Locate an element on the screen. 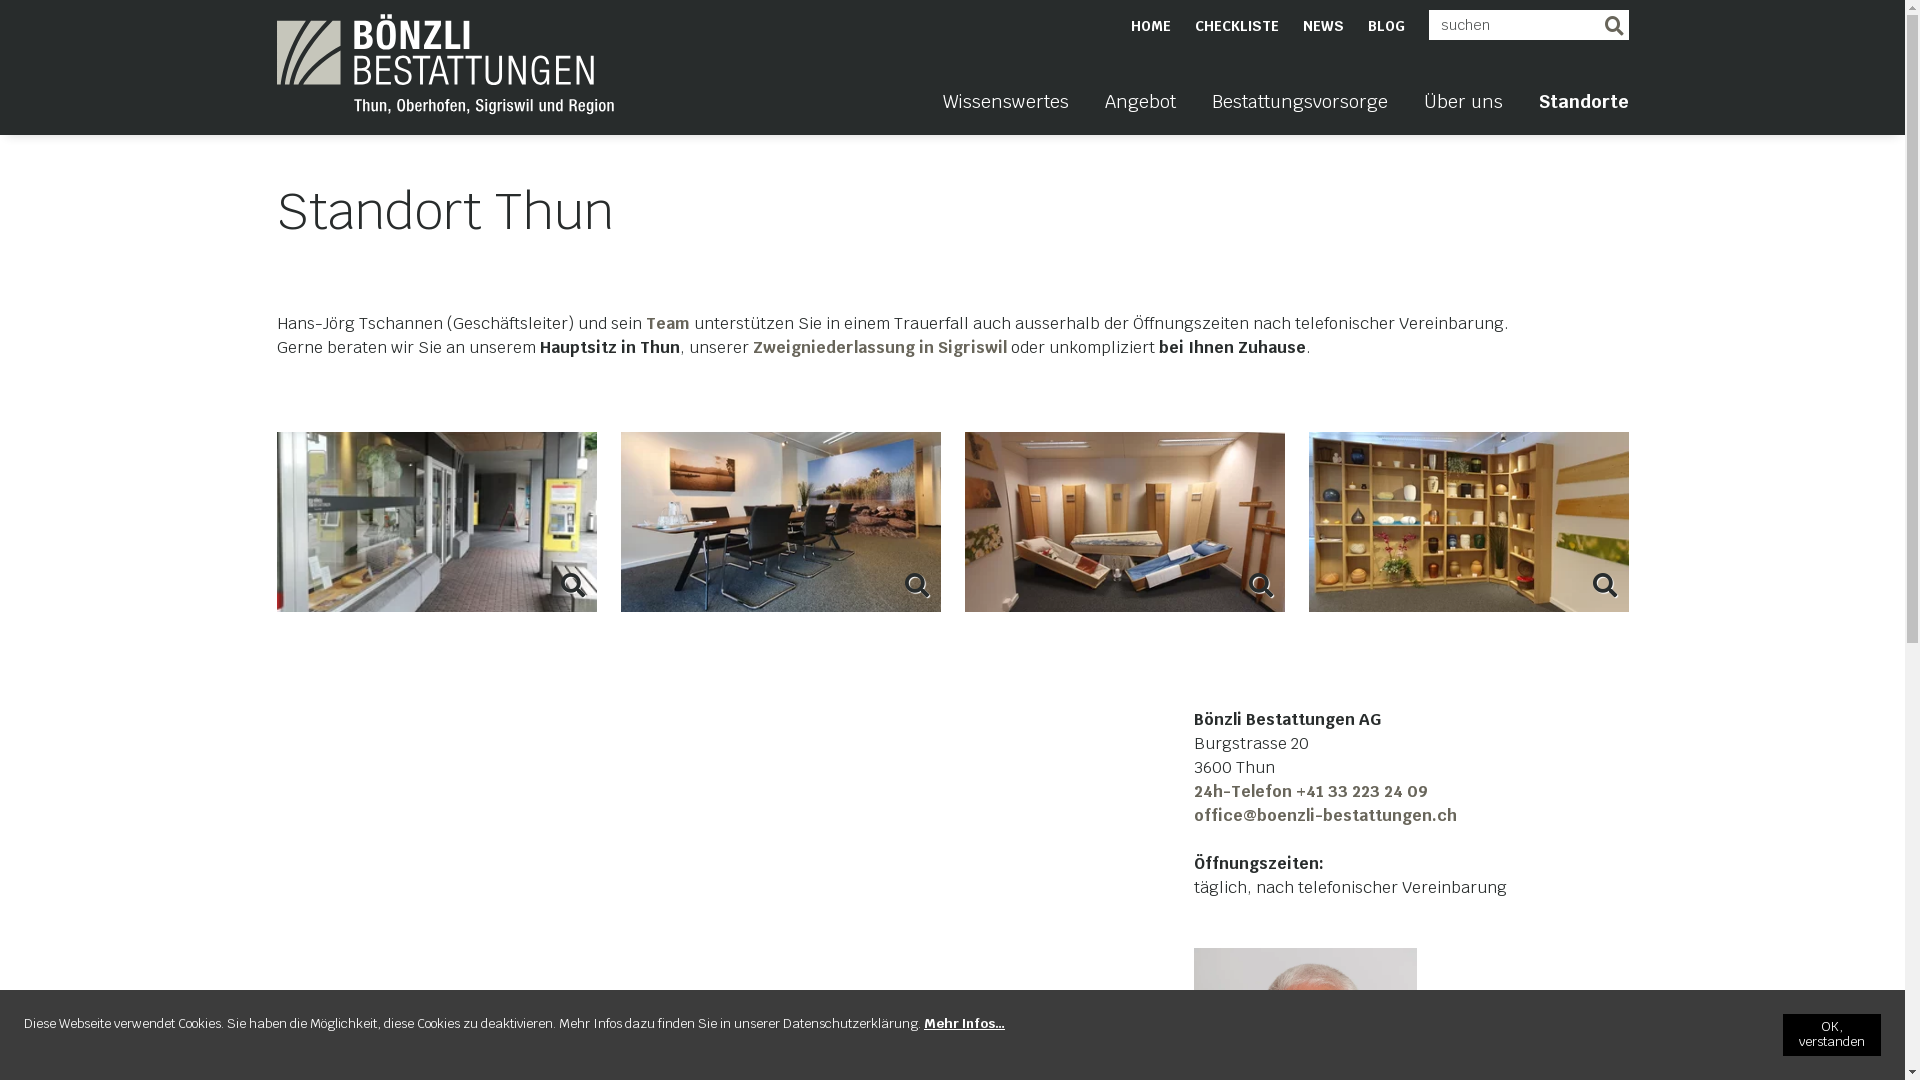  '+41 33 223 24 09' is located at coordinates (1361, 790).